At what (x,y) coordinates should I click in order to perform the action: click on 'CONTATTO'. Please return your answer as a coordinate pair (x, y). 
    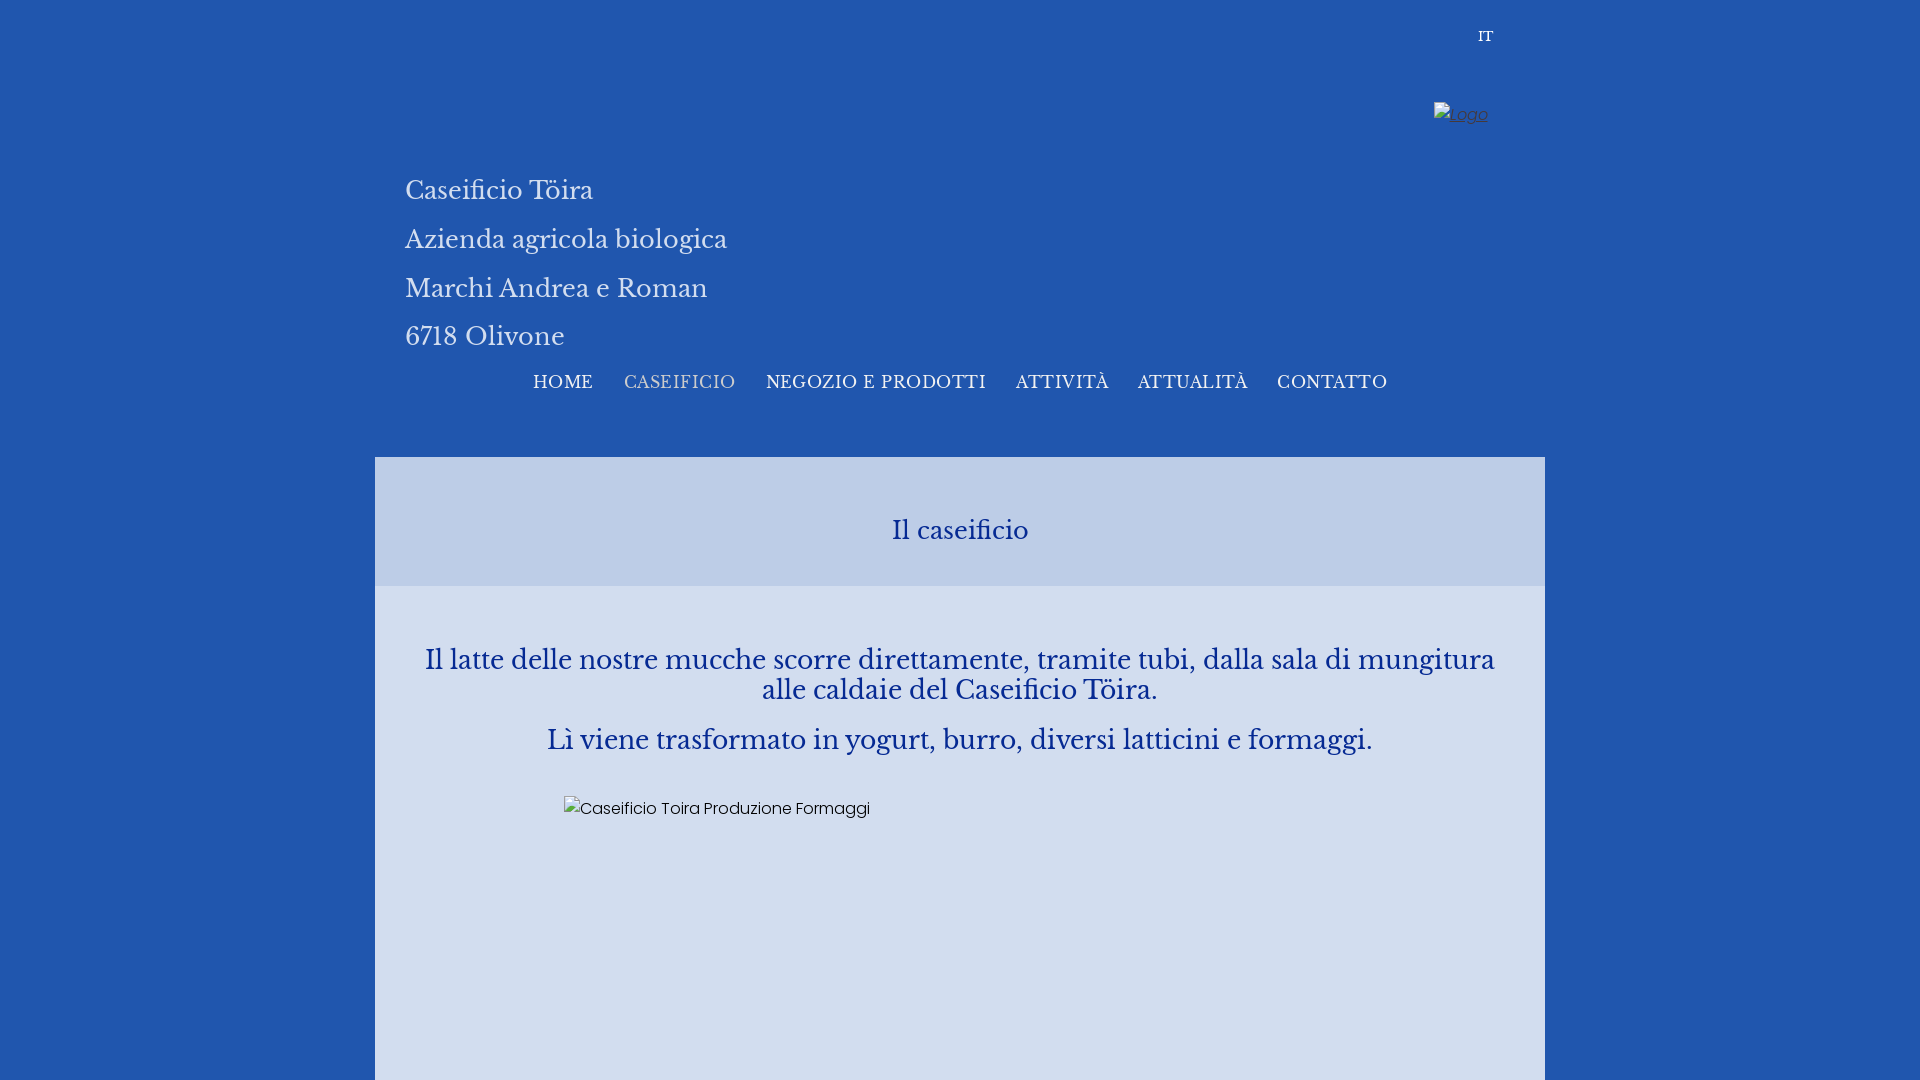
    Looking at the image, I should click on (1332, 381).